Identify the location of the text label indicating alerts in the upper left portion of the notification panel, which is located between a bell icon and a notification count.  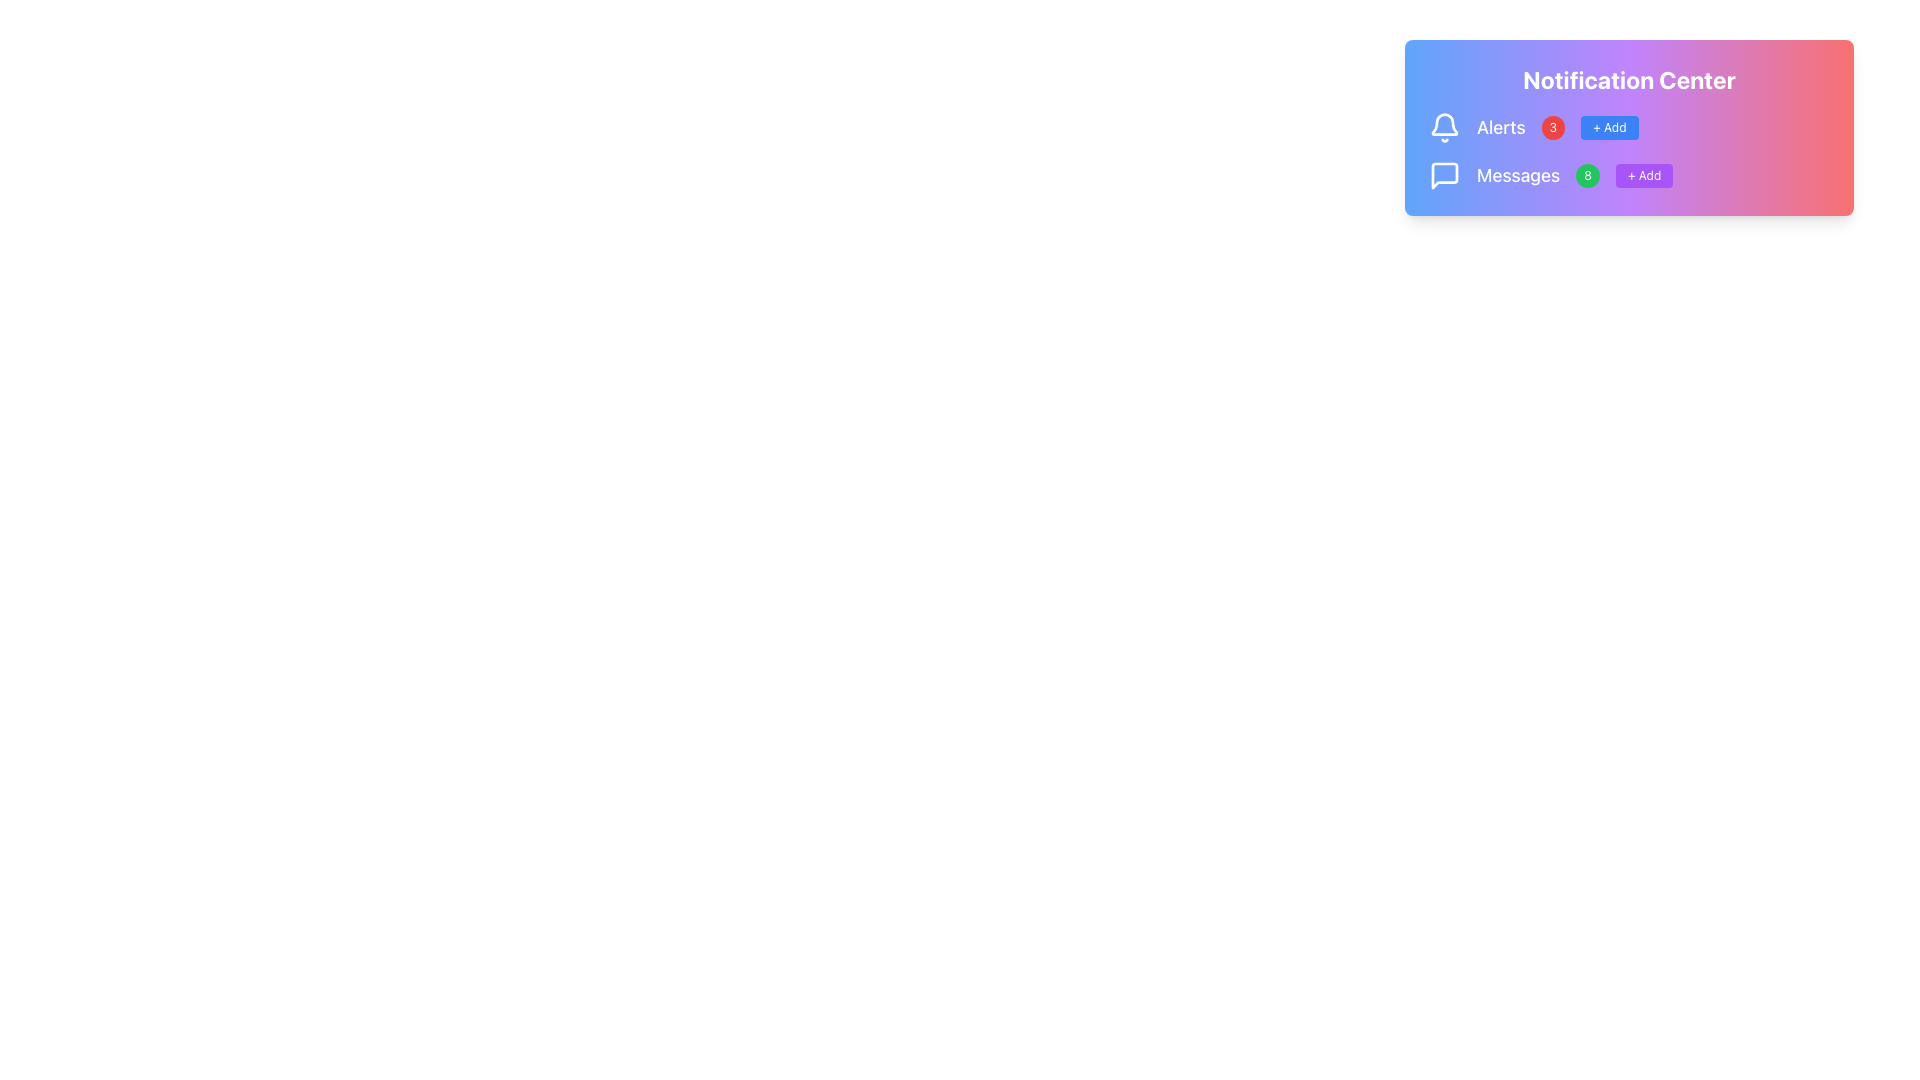
(1501, 127).